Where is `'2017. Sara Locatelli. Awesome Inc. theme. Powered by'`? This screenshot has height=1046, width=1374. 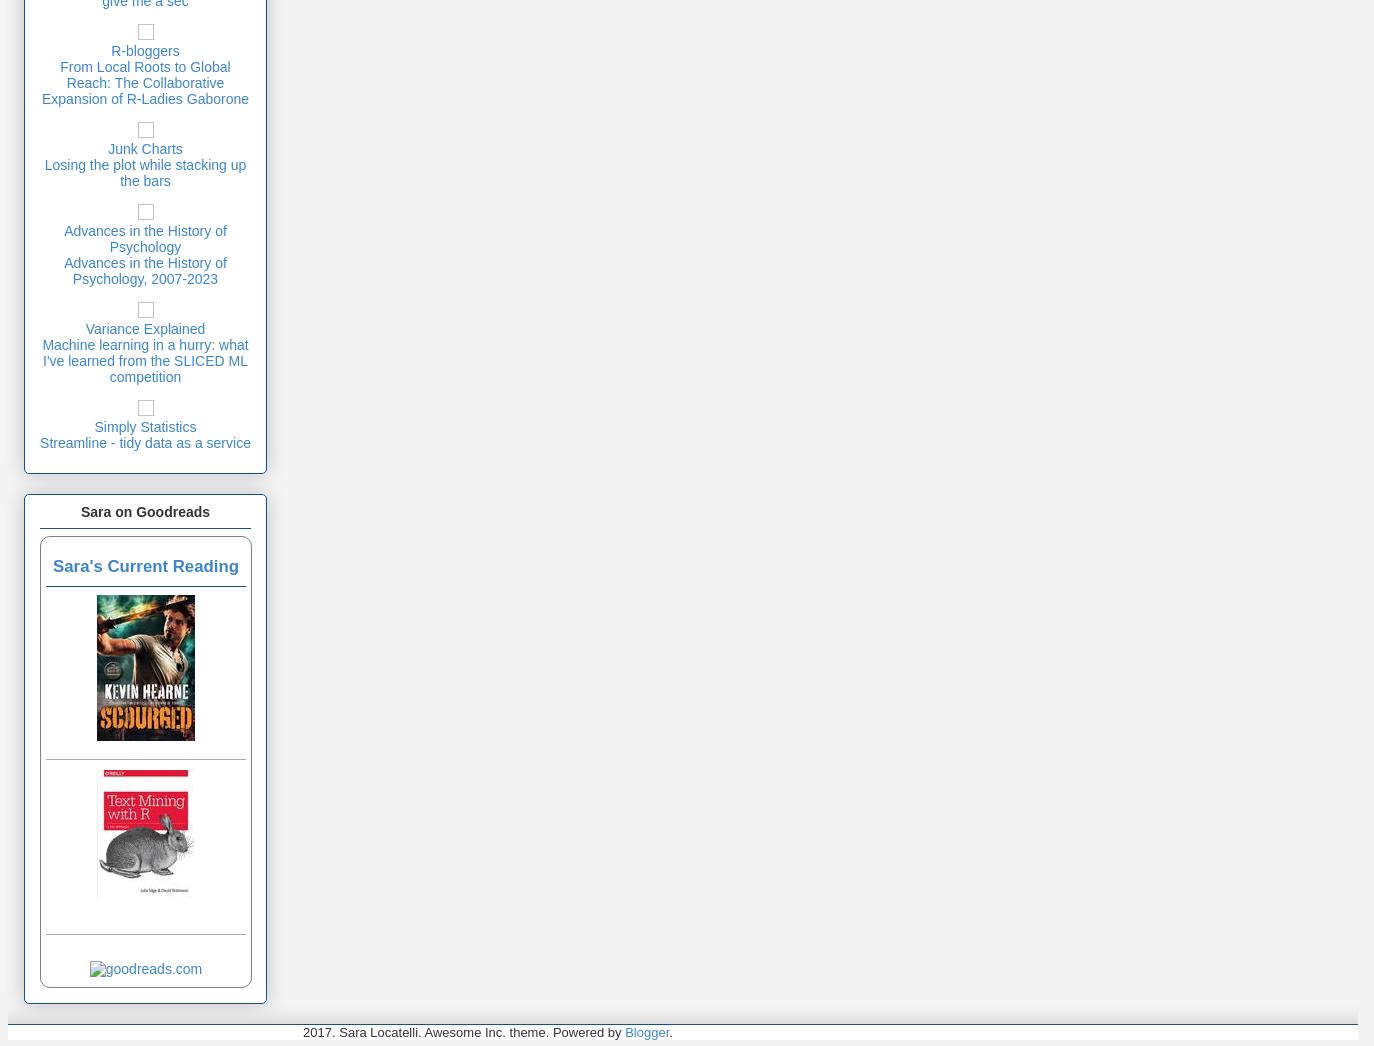 '2017. Sara Locatelli. Awesome Inc. theme. Powered by' is located at coordinates (463, 1032).